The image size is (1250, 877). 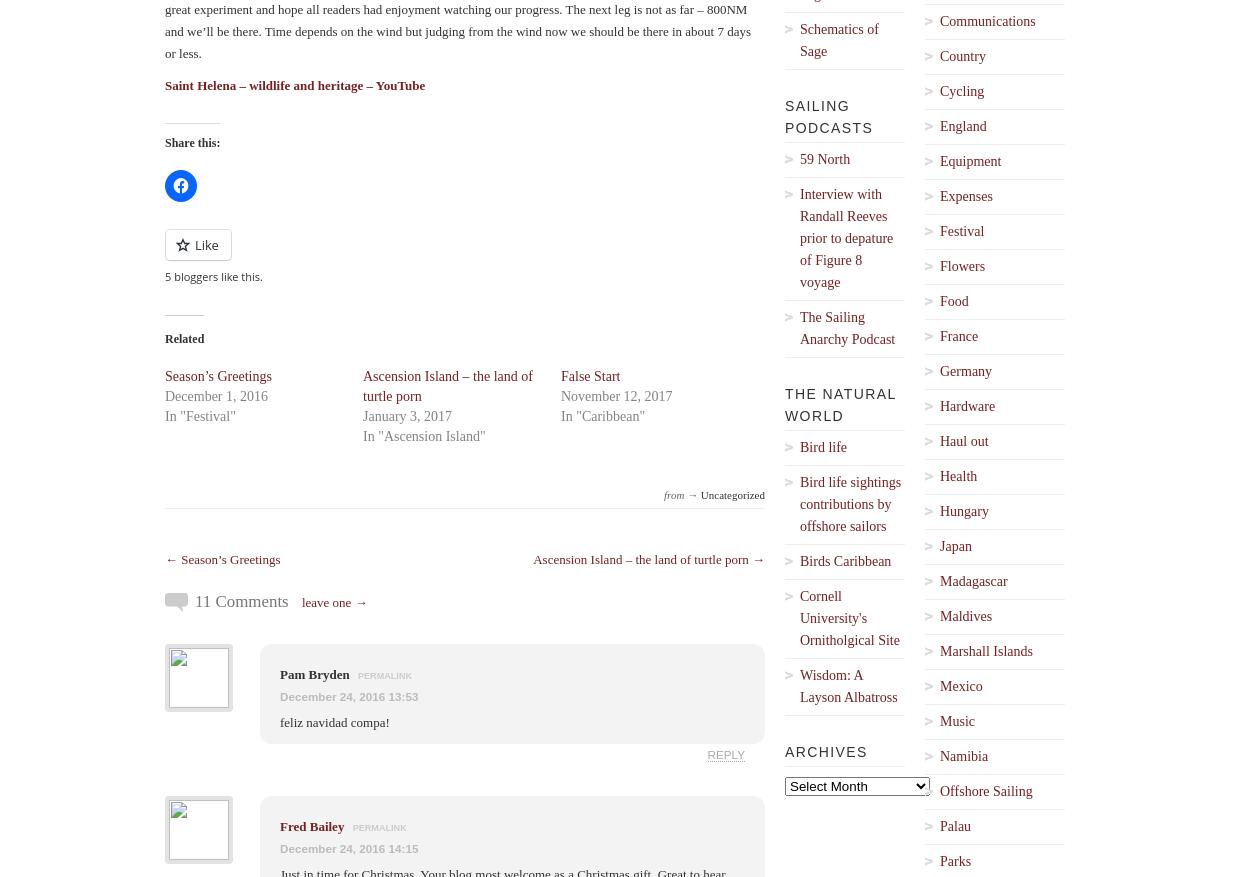 What do you see at coordinates (828, 115) in the screenshot?
I see `'Sailing Podcasts'` at bounding box center [828, 115].